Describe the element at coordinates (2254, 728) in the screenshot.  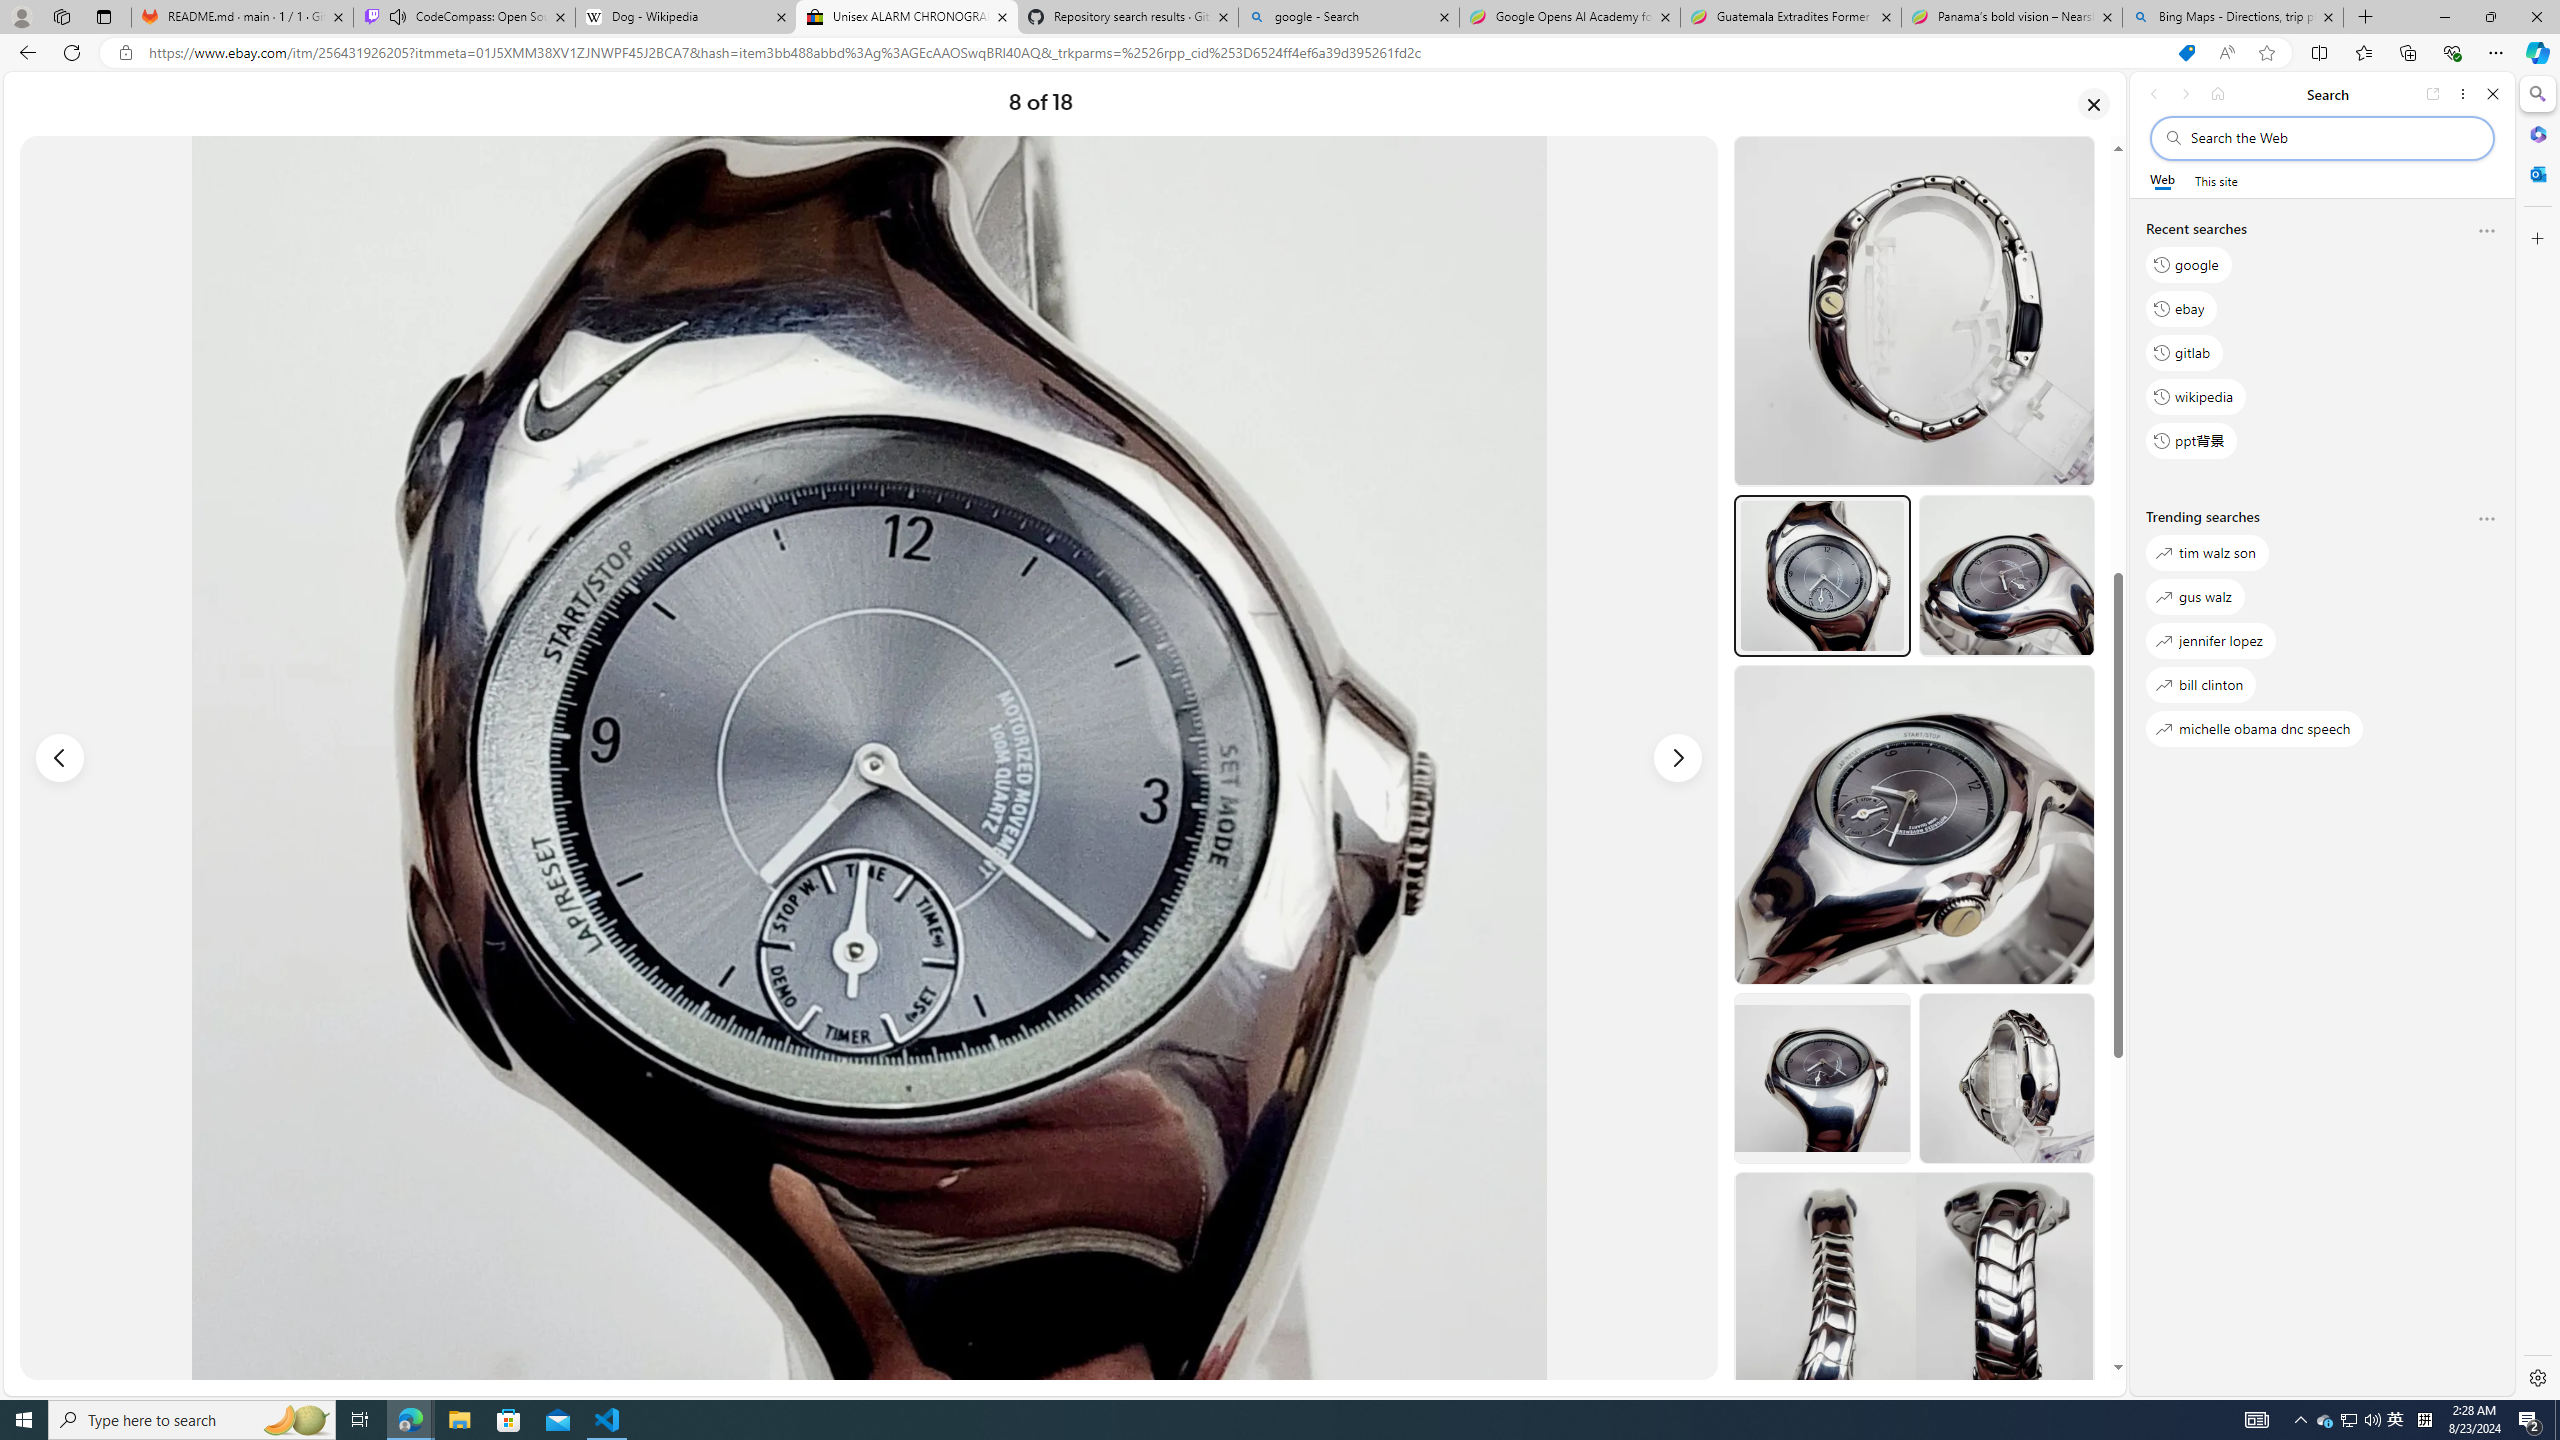
I see `'michelle obama dnc speech'` at that location.